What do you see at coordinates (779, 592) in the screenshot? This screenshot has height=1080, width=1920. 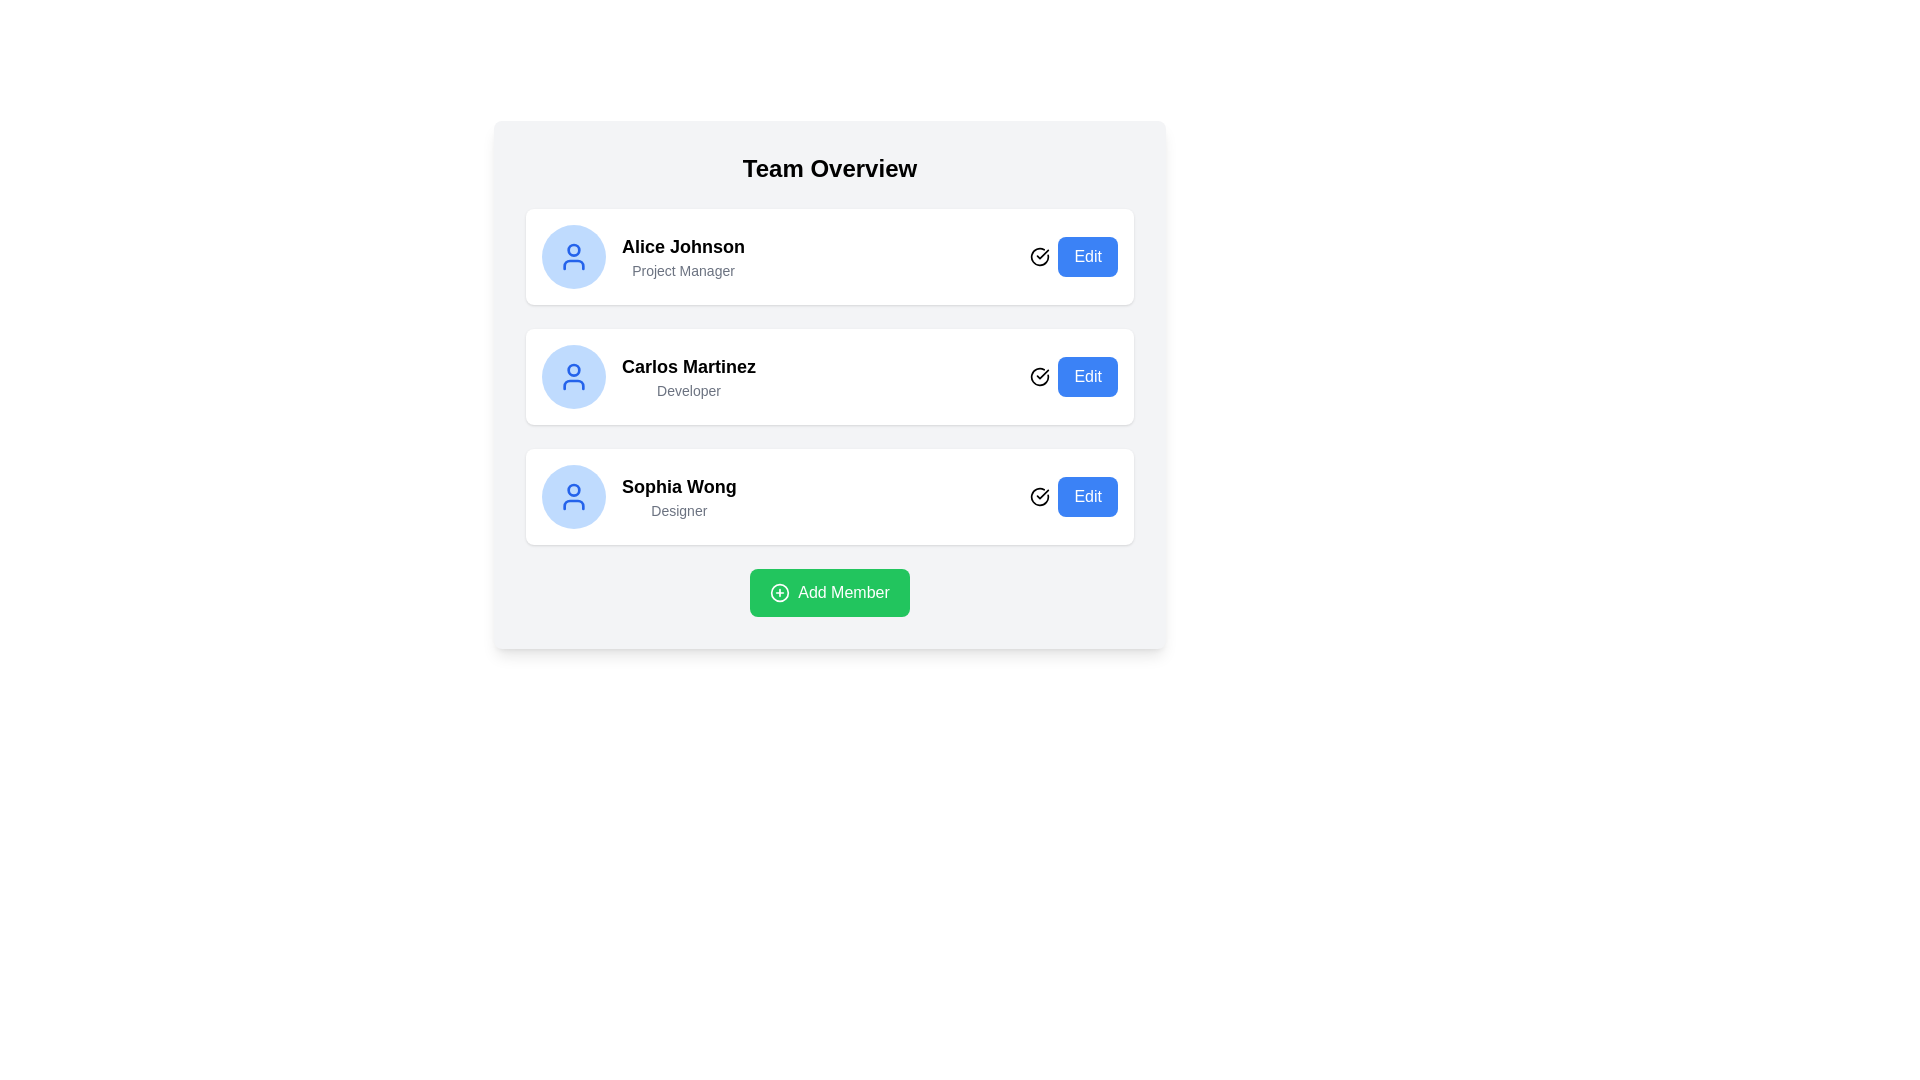 I see `the green rectangular button labeled 'Add Member' which contains a circular SVG element, located at the bottom of the interface` at bounding box center [779, 592].